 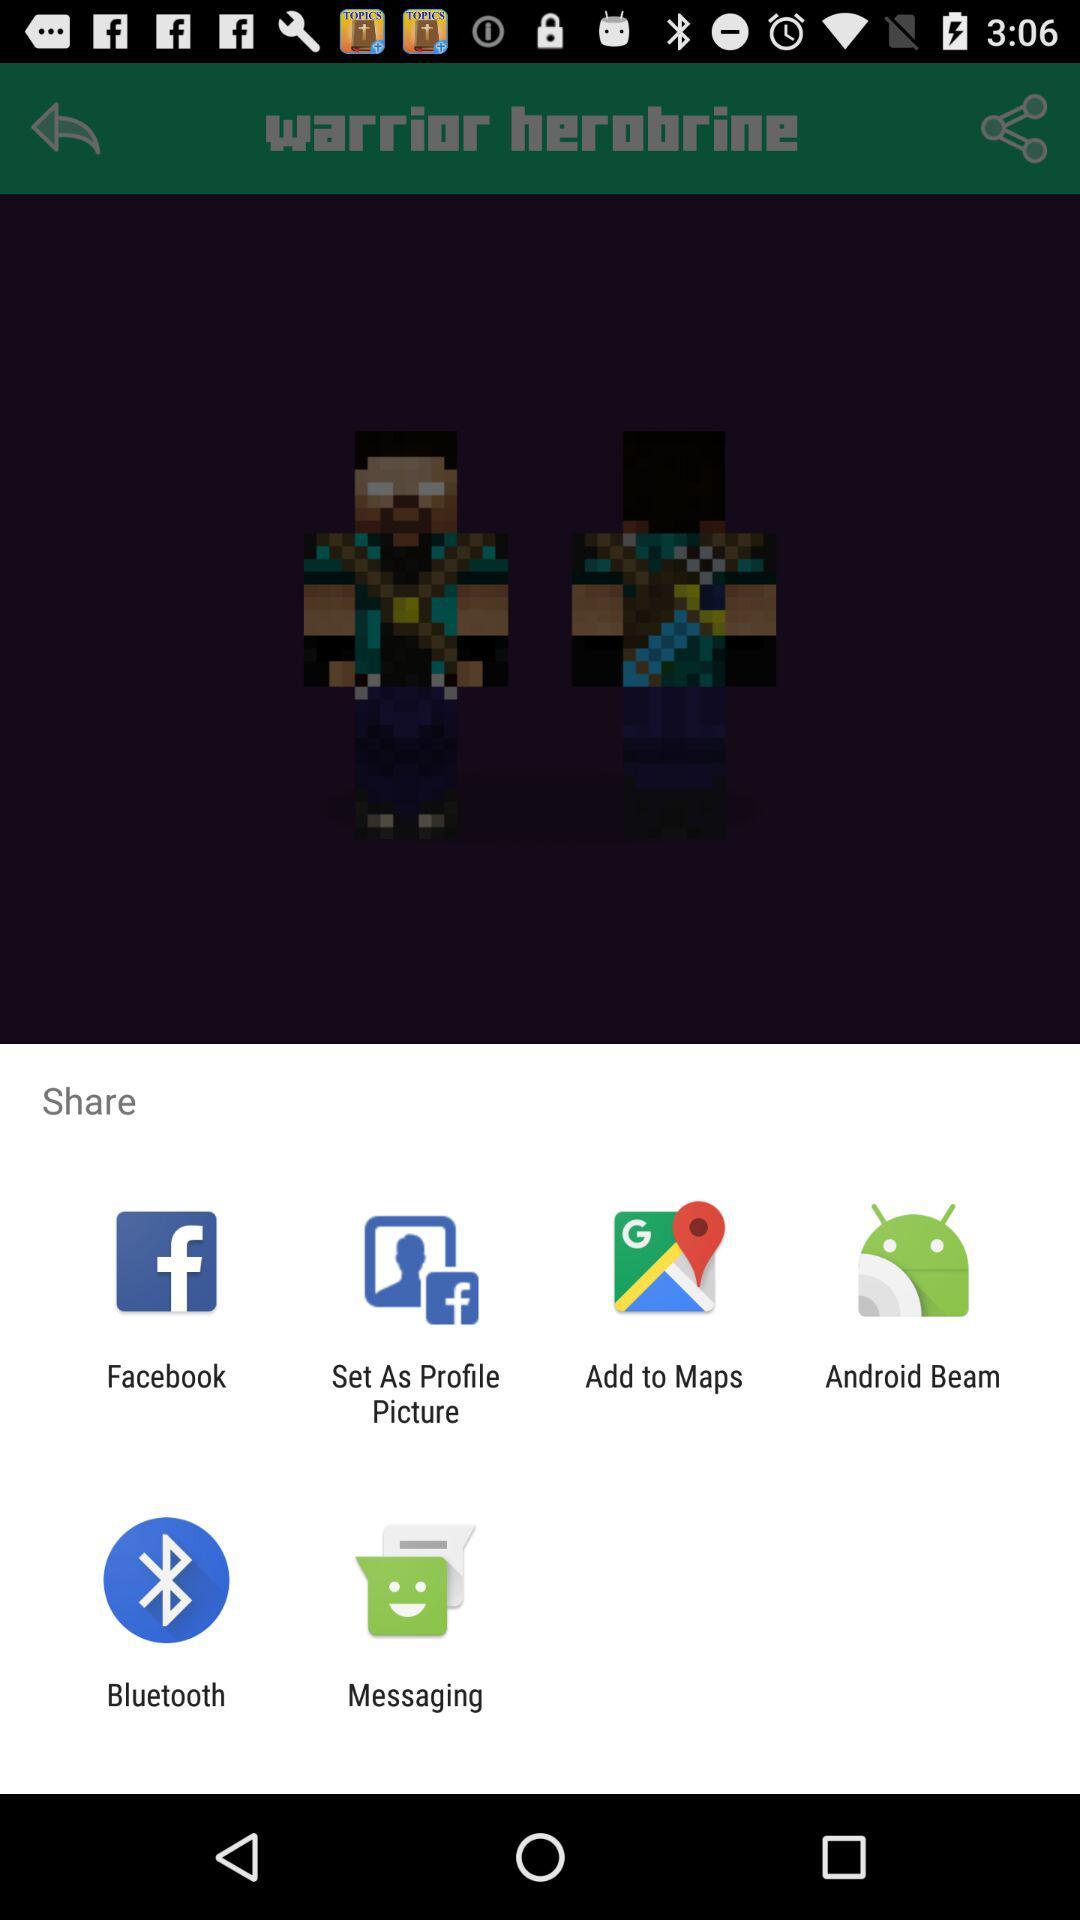 I want to click on the item next to messaging icon, so click(x=165, y=1711).